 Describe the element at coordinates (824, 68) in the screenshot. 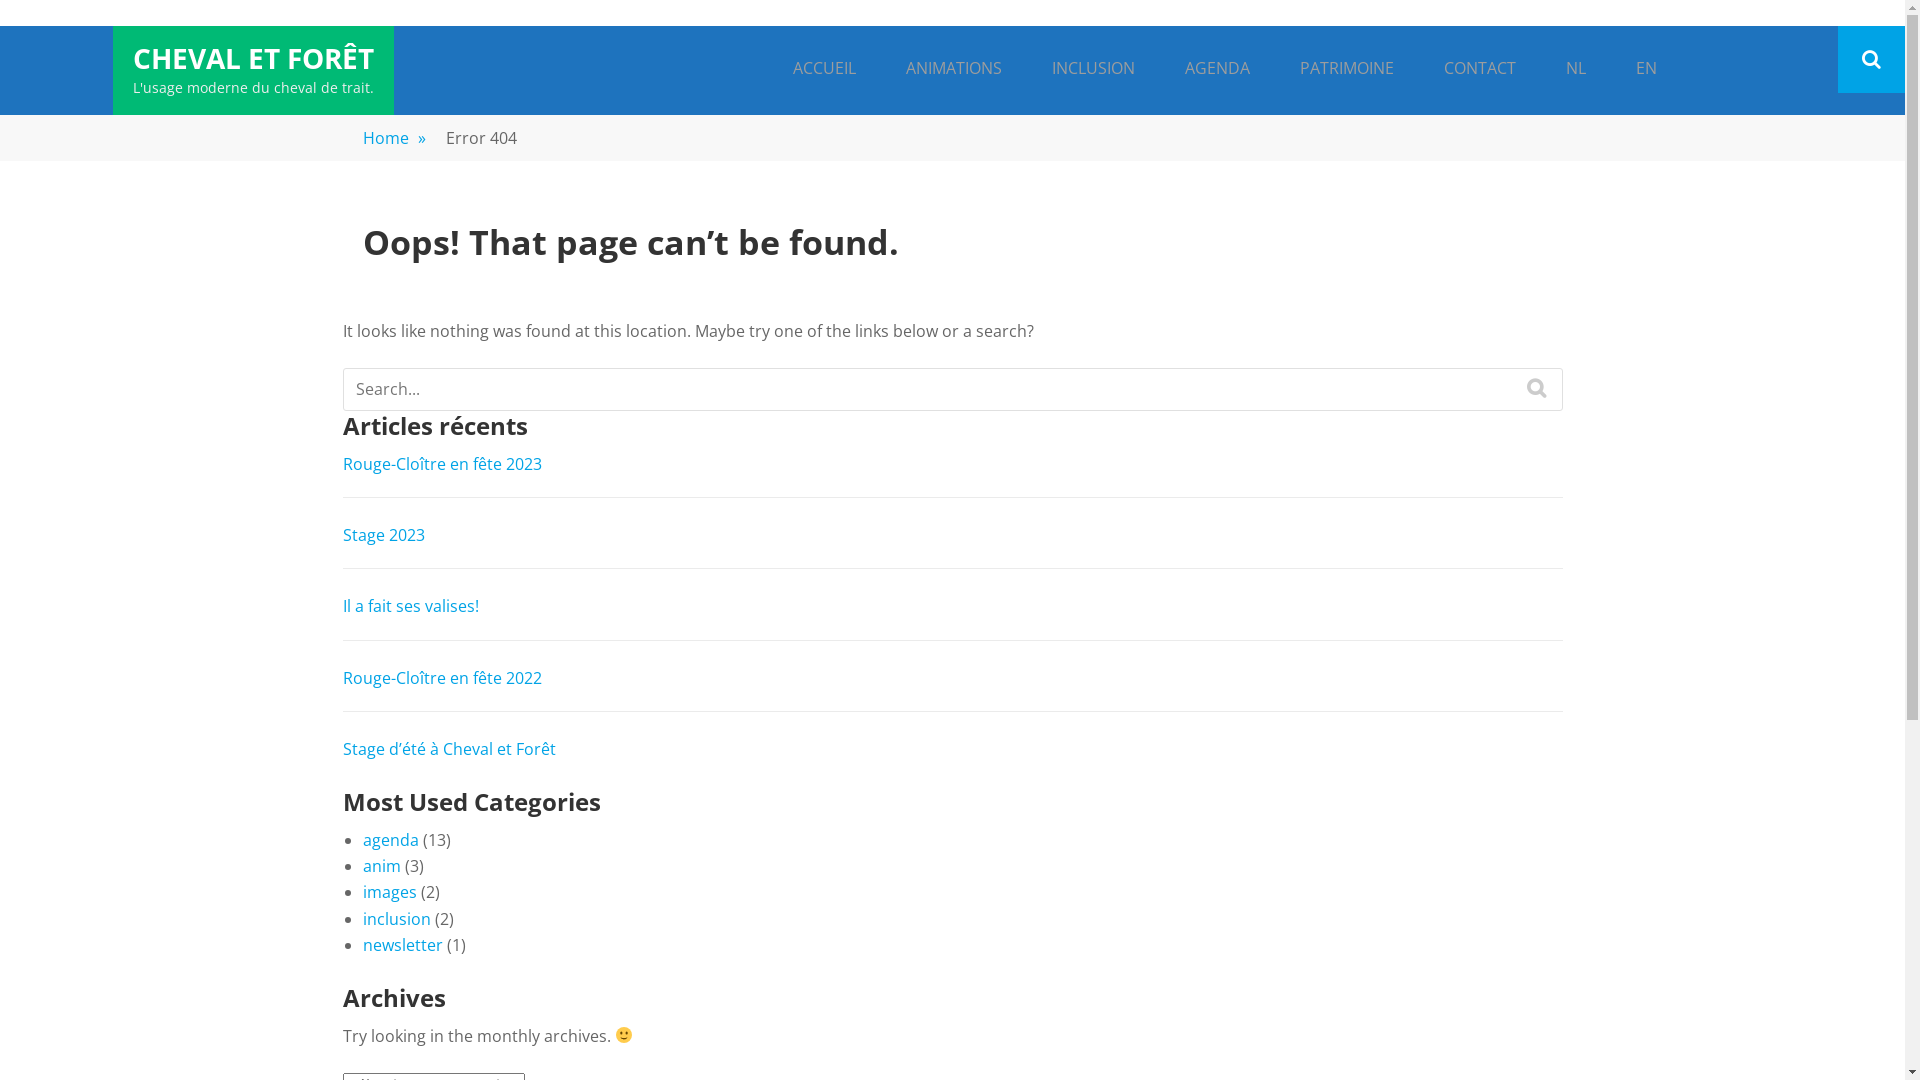

I see `'ACCUEIL'` at that location.